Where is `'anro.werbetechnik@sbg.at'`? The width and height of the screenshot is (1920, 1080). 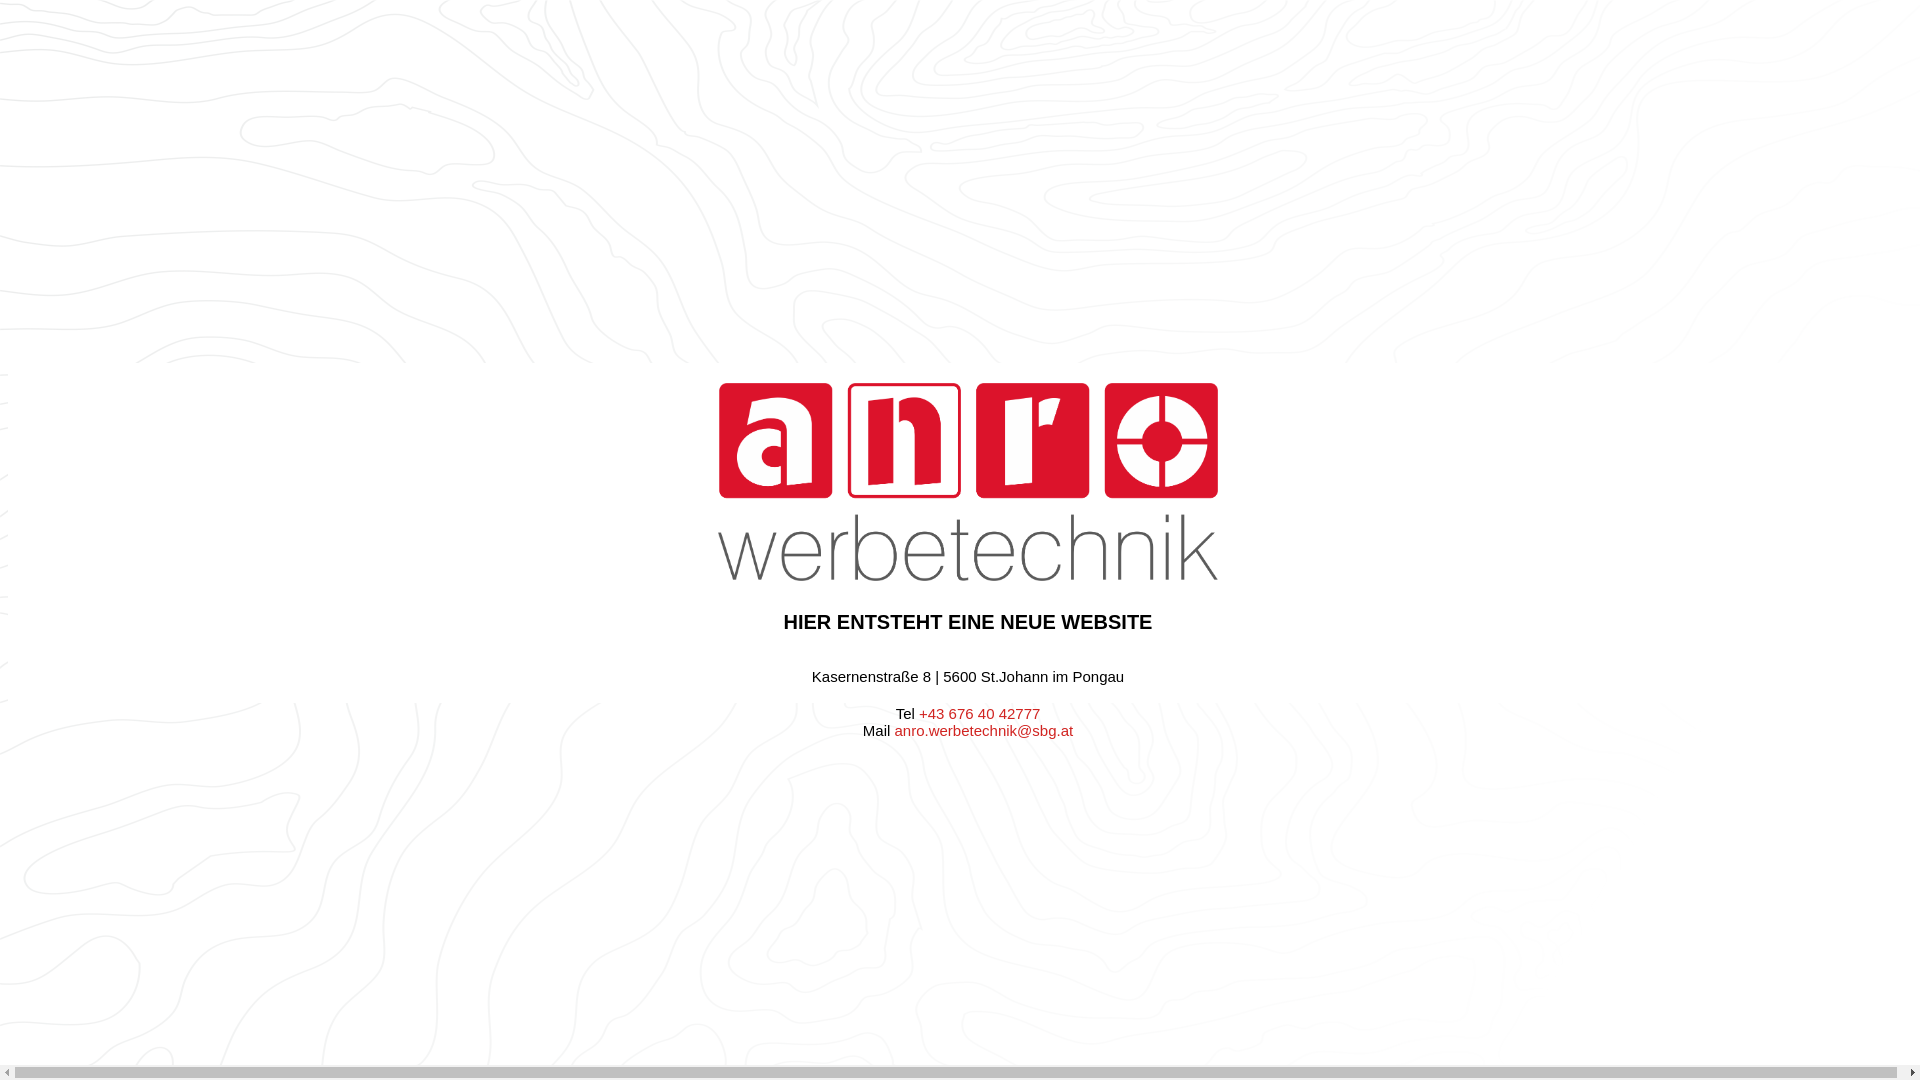 'anro.werbetechnik@sbg.at' is located at coordinates (983, 730).